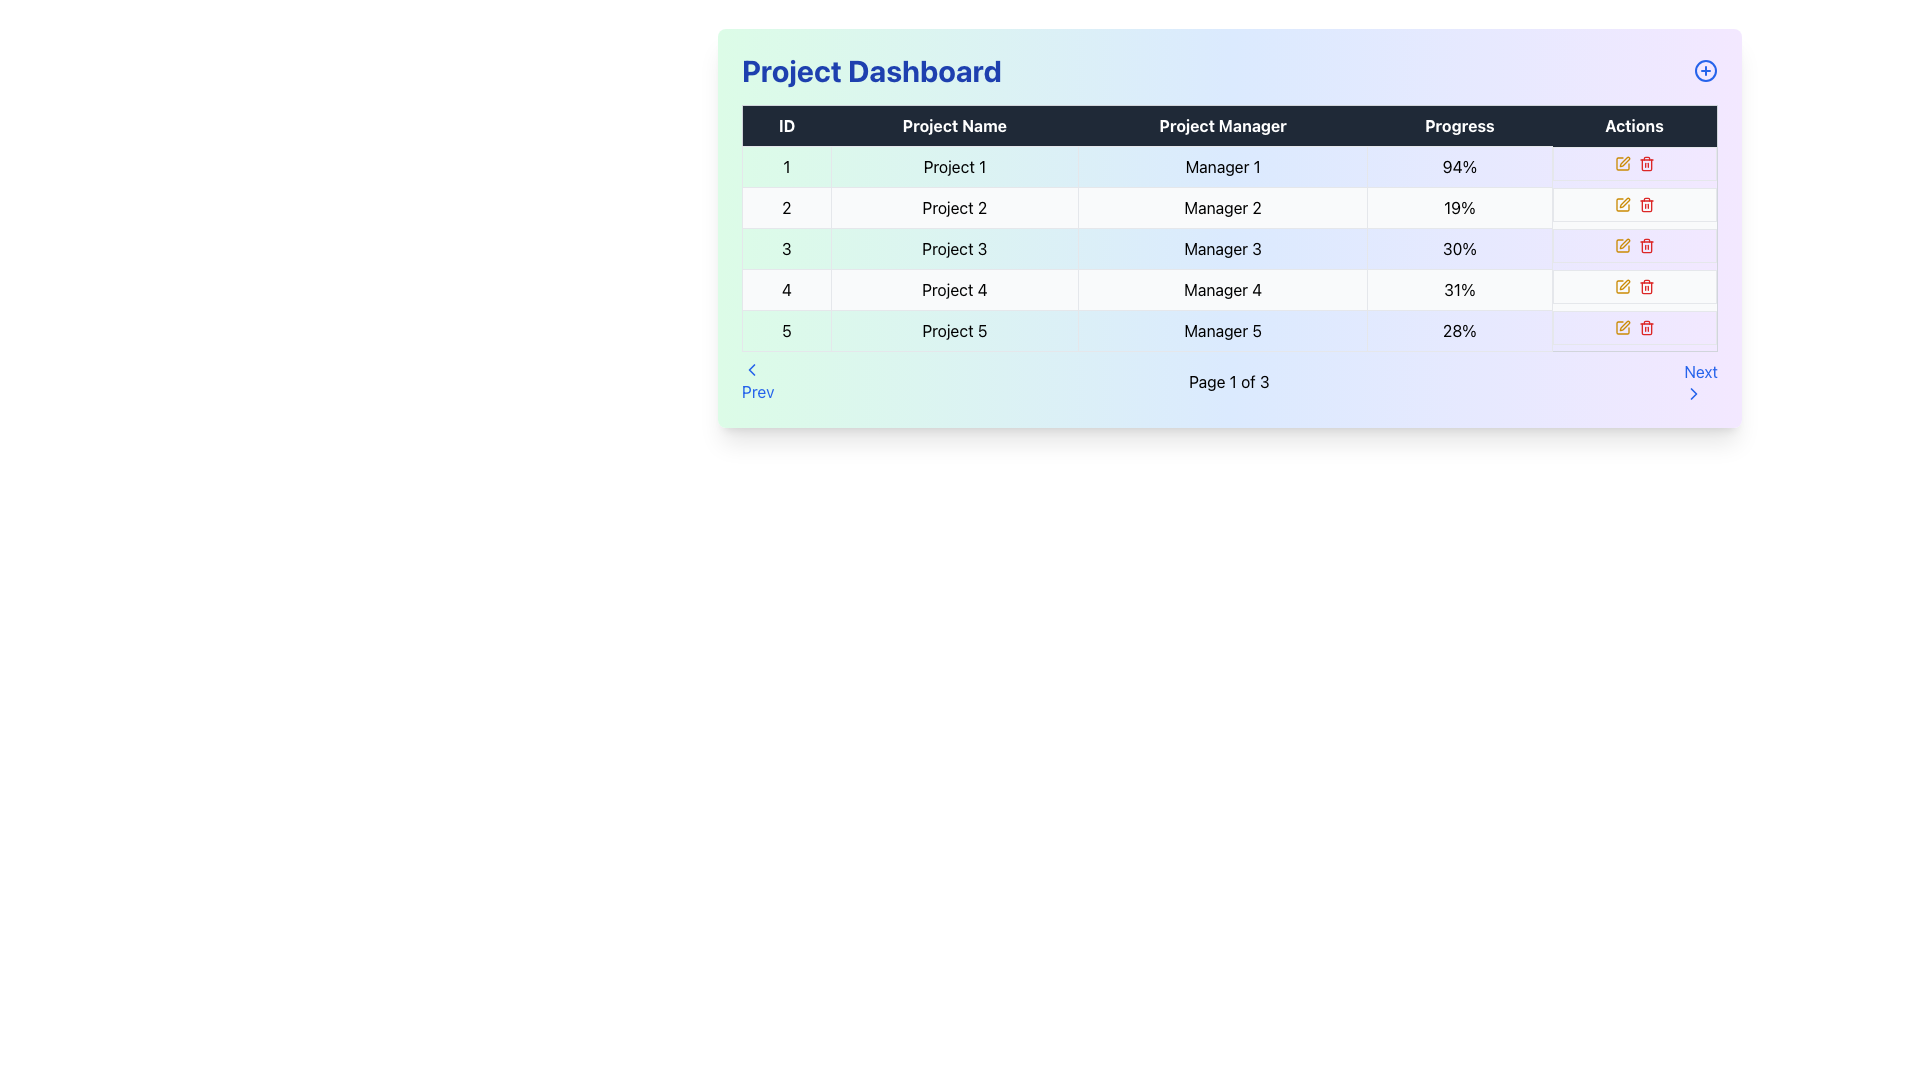  Describe the element at coordinates (1622, 162) in the screenshot. I see `the square-shaped pen icon in the 'Actions' column for 'Project 4'` at that location.